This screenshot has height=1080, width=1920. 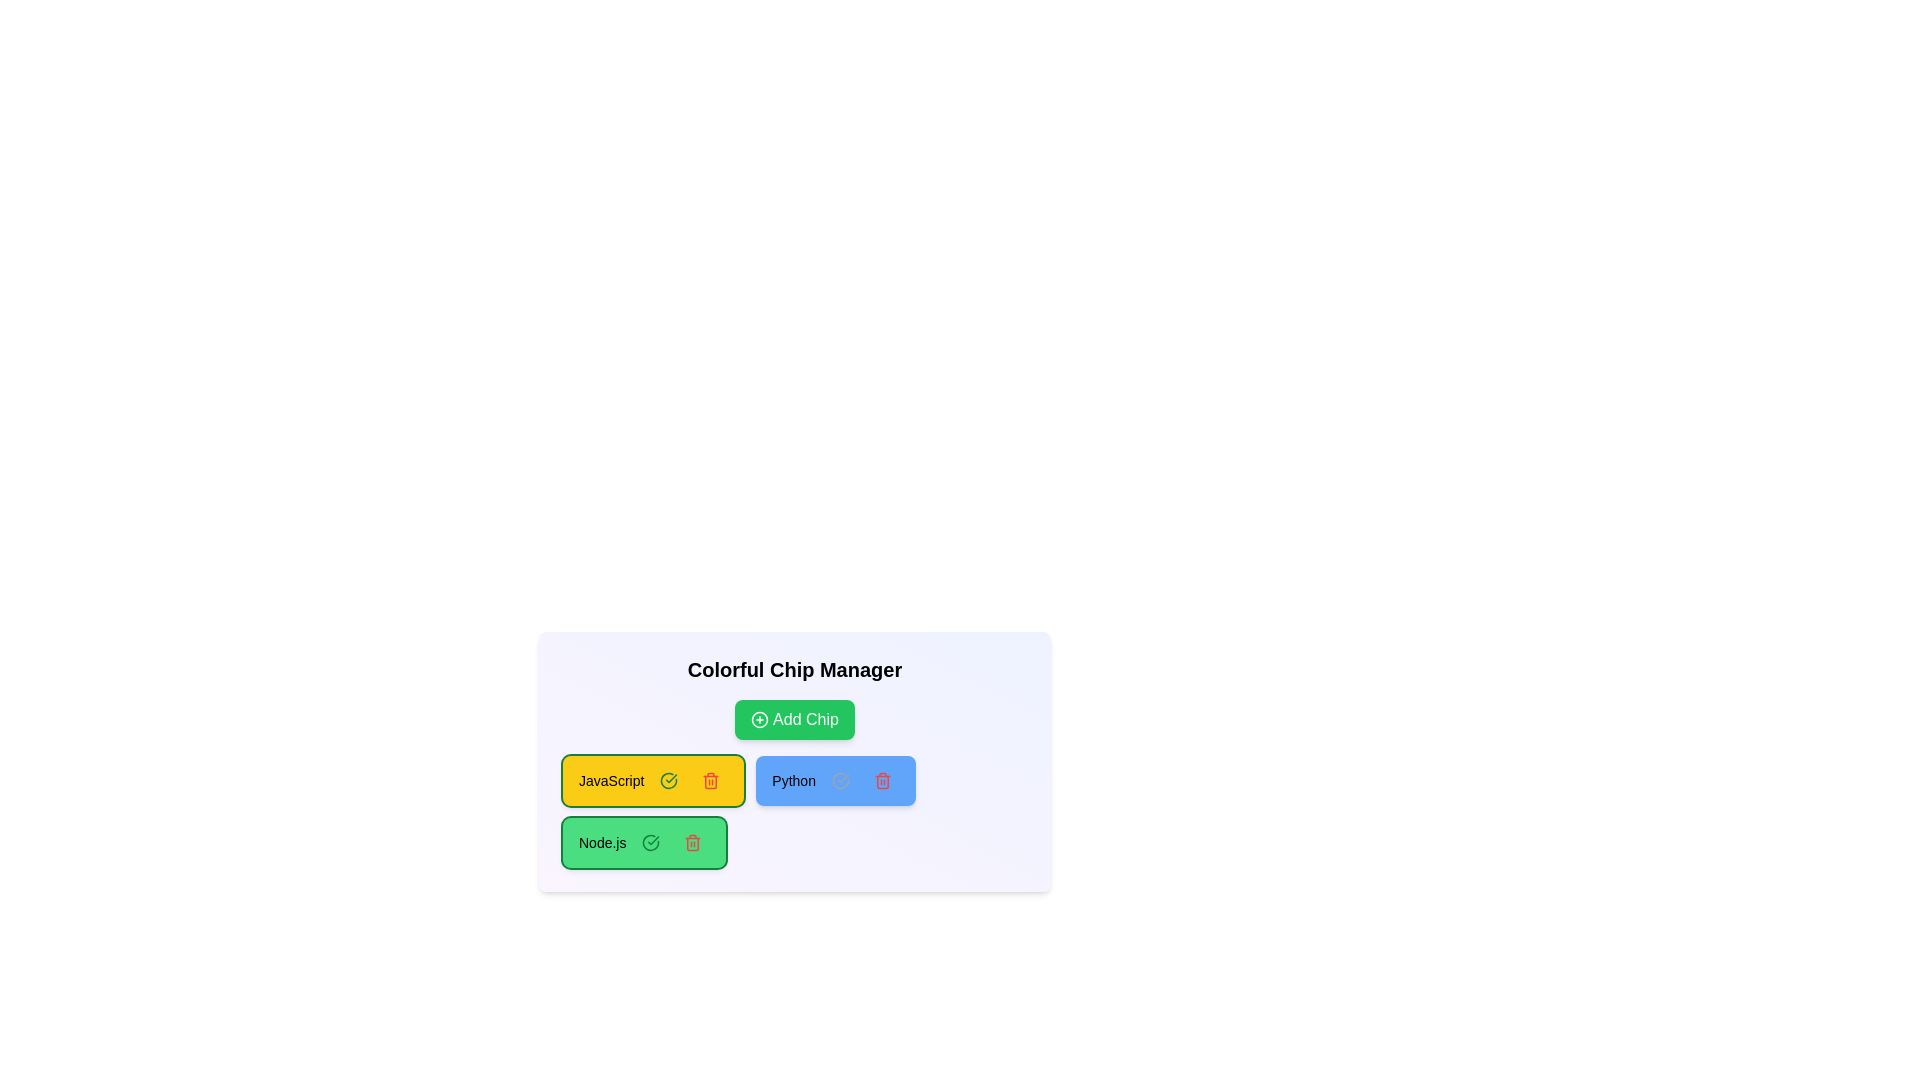 I want to click on the 'Add Chip' button to add a new chip, so click(x=794, y=720).